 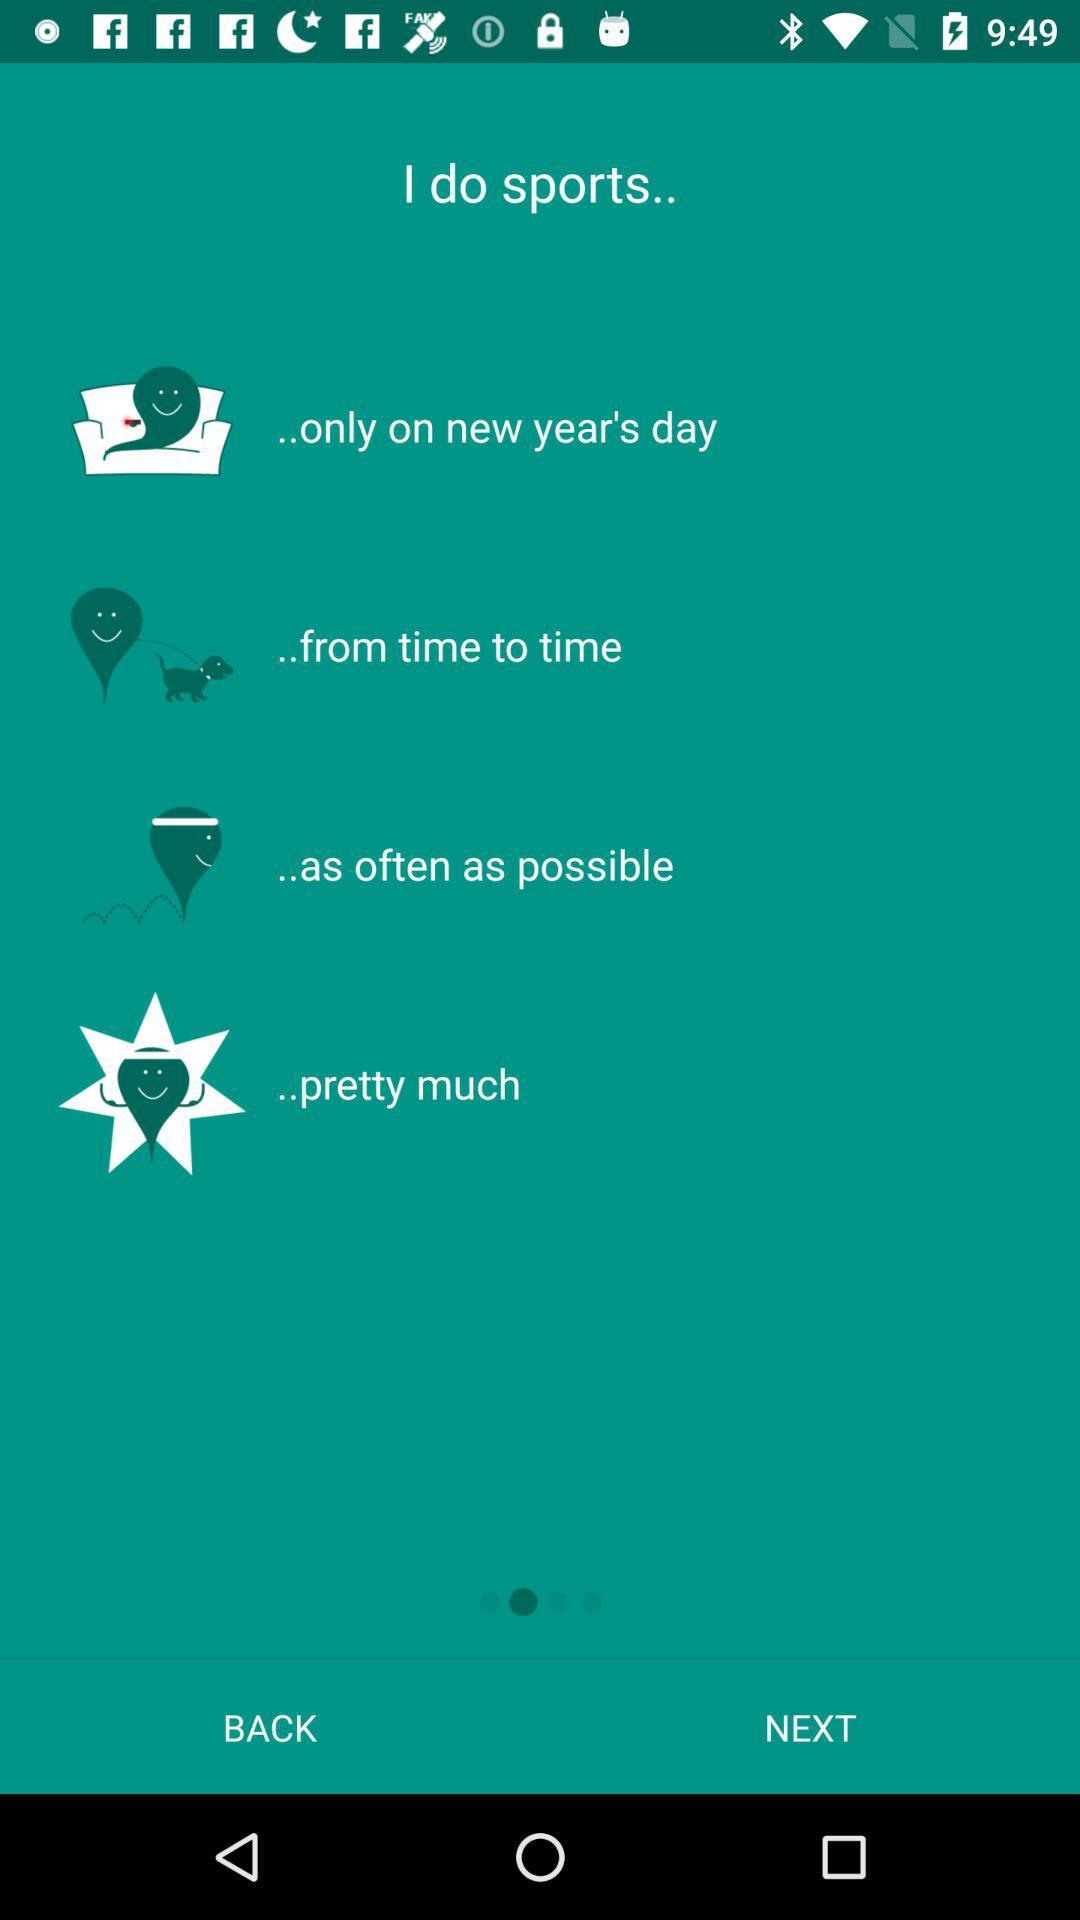 What do you see at coordinates (810, 1726) in the screenshot?
I see `next` at bounding box center [810, 1726].